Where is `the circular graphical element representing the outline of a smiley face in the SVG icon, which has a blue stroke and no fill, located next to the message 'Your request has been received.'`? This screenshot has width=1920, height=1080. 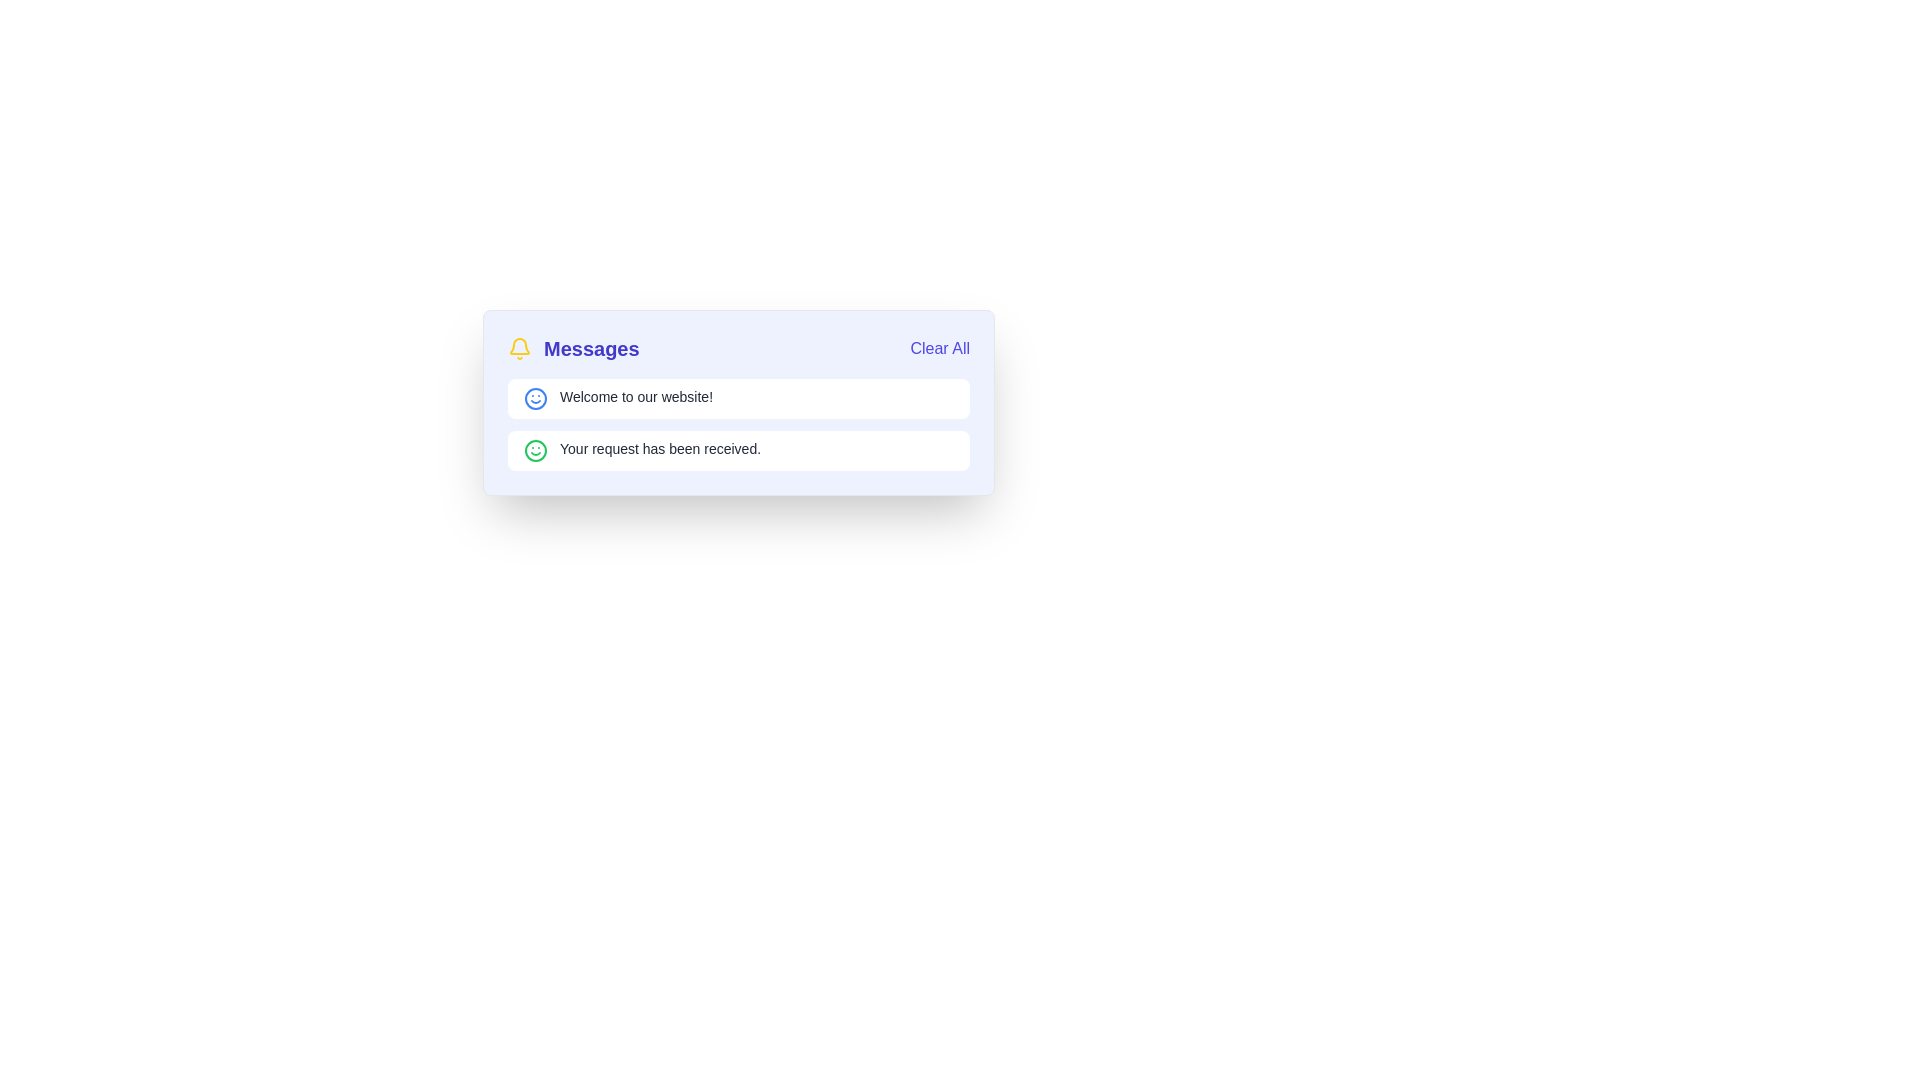
the circular graphical element representing the outline of a smiley face in the SVG icon, which has a blue stroke and no fill, located next to the message 'Your request has been received.' is located at coordinates (536, 398).